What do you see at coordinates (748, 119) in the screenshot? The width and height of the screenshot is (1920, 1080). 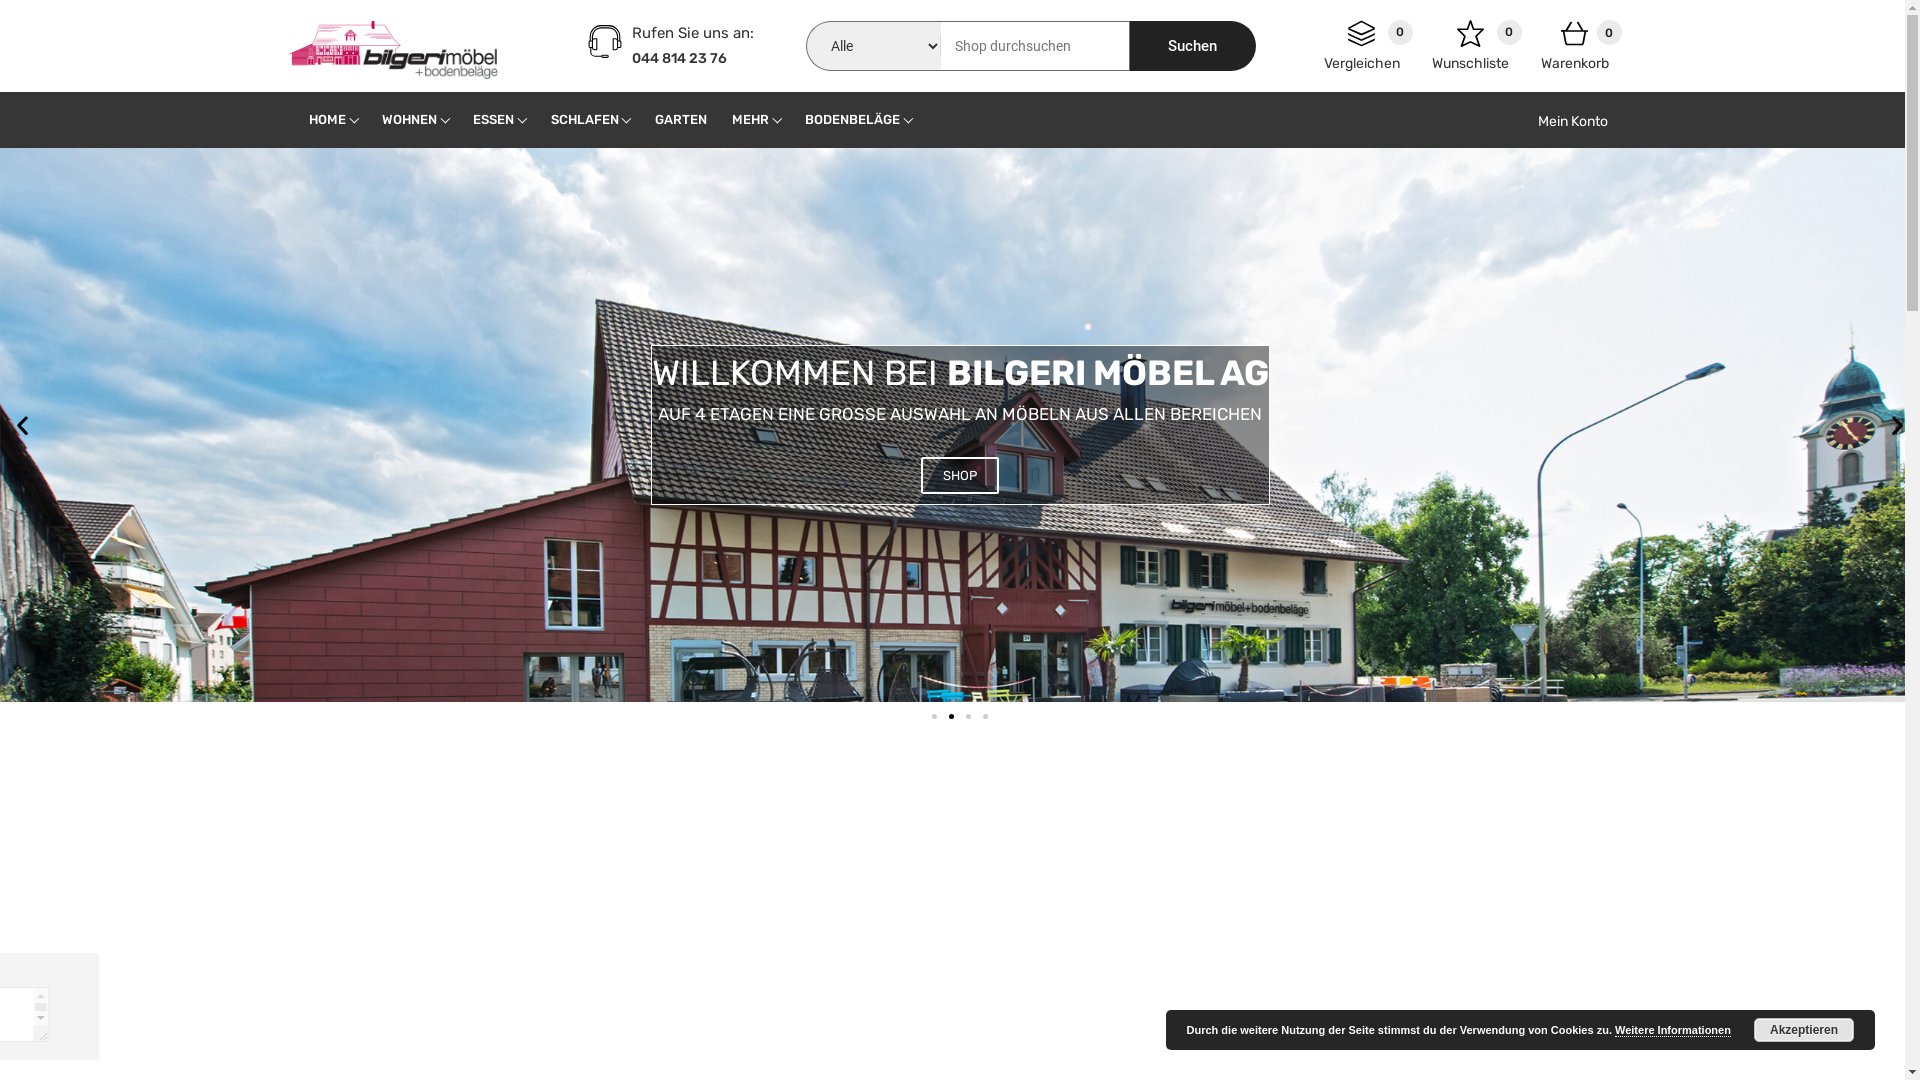 I see `'MEHR'` at bounding box center [748, 119].